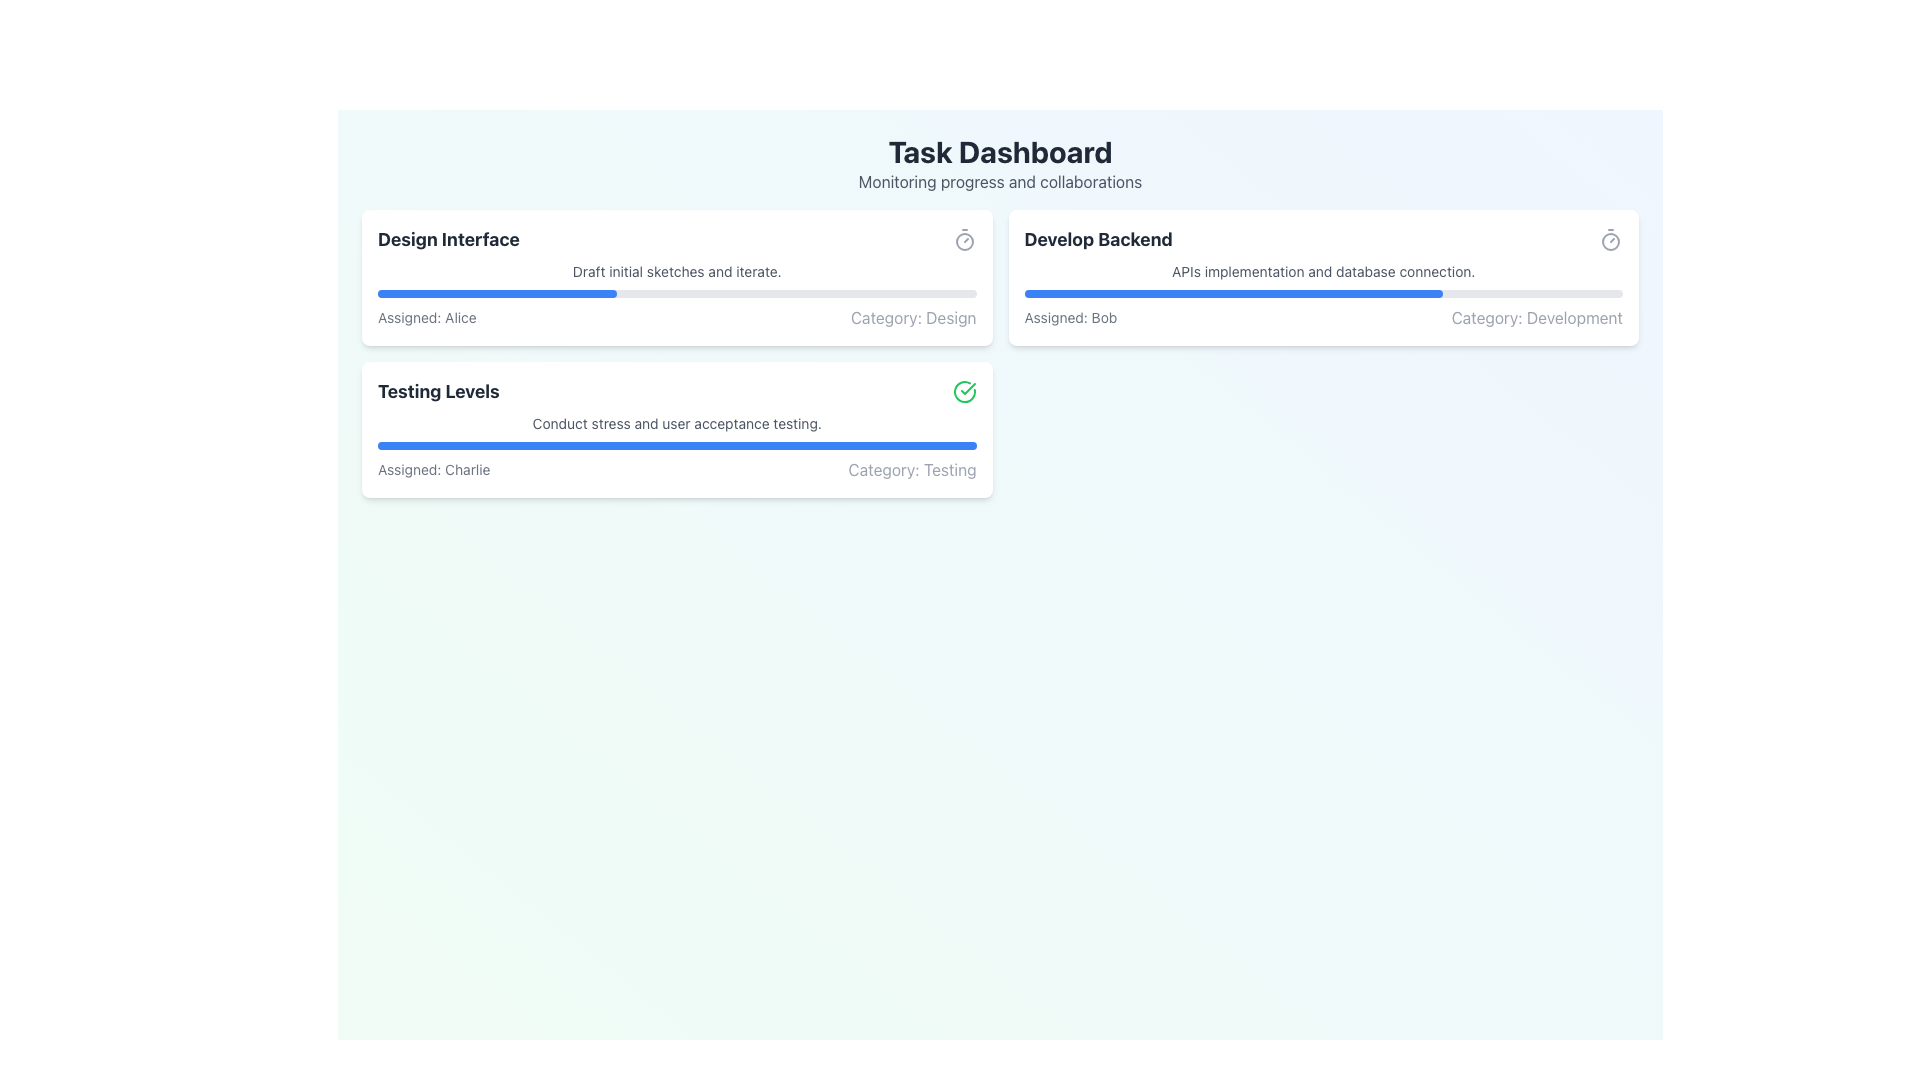 The width and height of the screenshot is (1920, 1080). What do you see at coordinates (1536, 316) in the screenshot?
I see `text label indicating the category of the associated task located at the bottom-right corner of the 'Develop Backend' task card` at bounding box center [1536, 316].